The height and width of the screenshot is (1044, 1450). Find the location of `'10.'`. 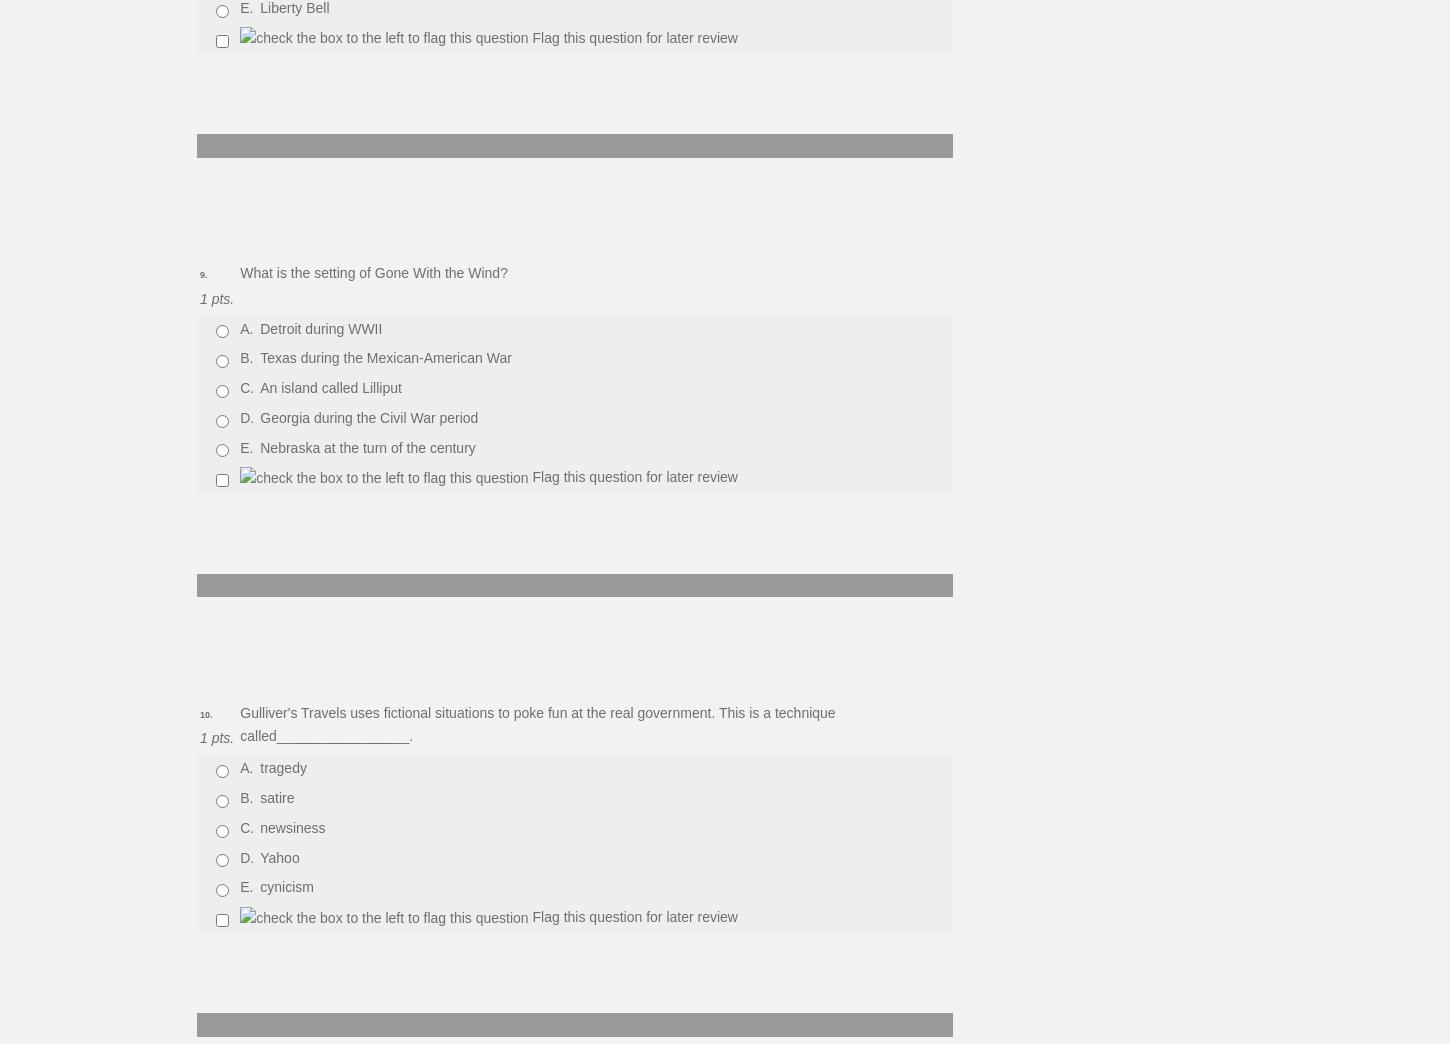

'10.' is located at coordinates (205, 712).